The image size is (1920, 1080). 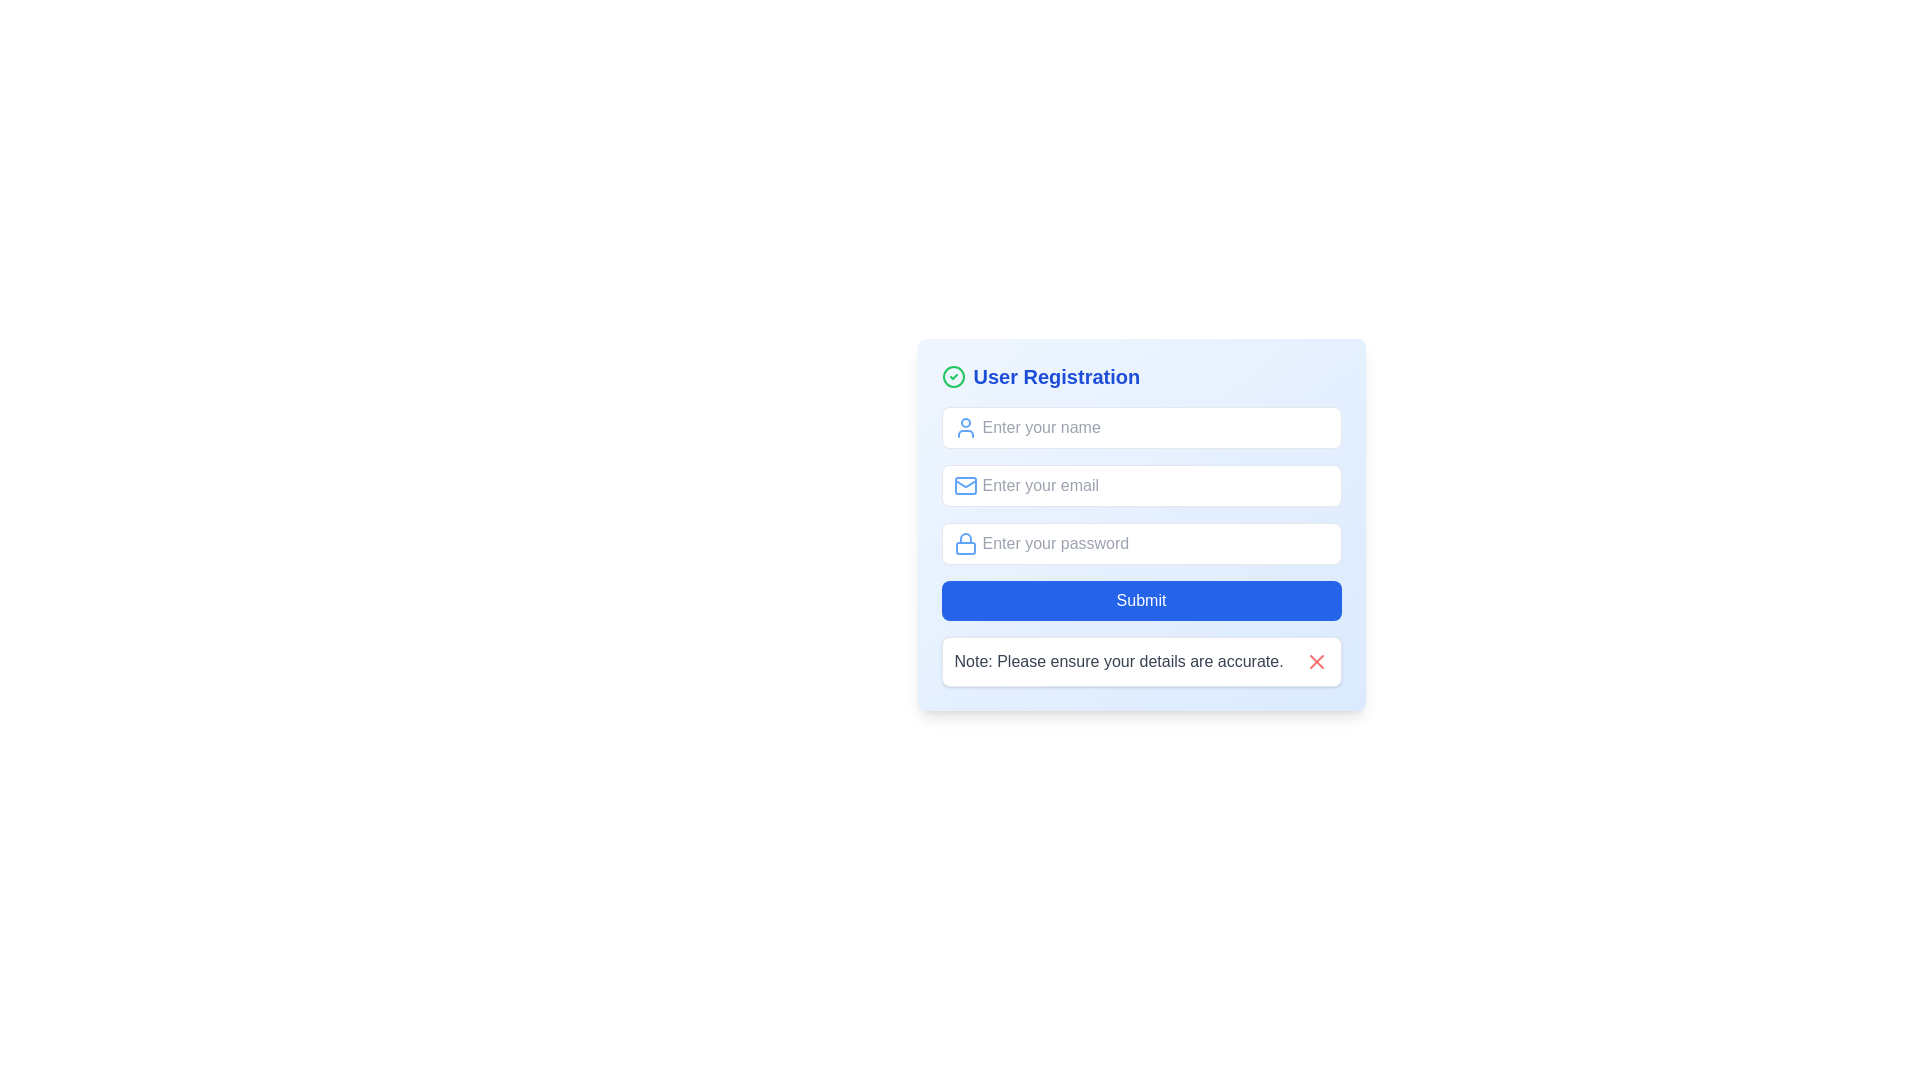 I want to click on the email icon located next to the 'Enter your email' input field in the registration form, so click(x=965, y=486).